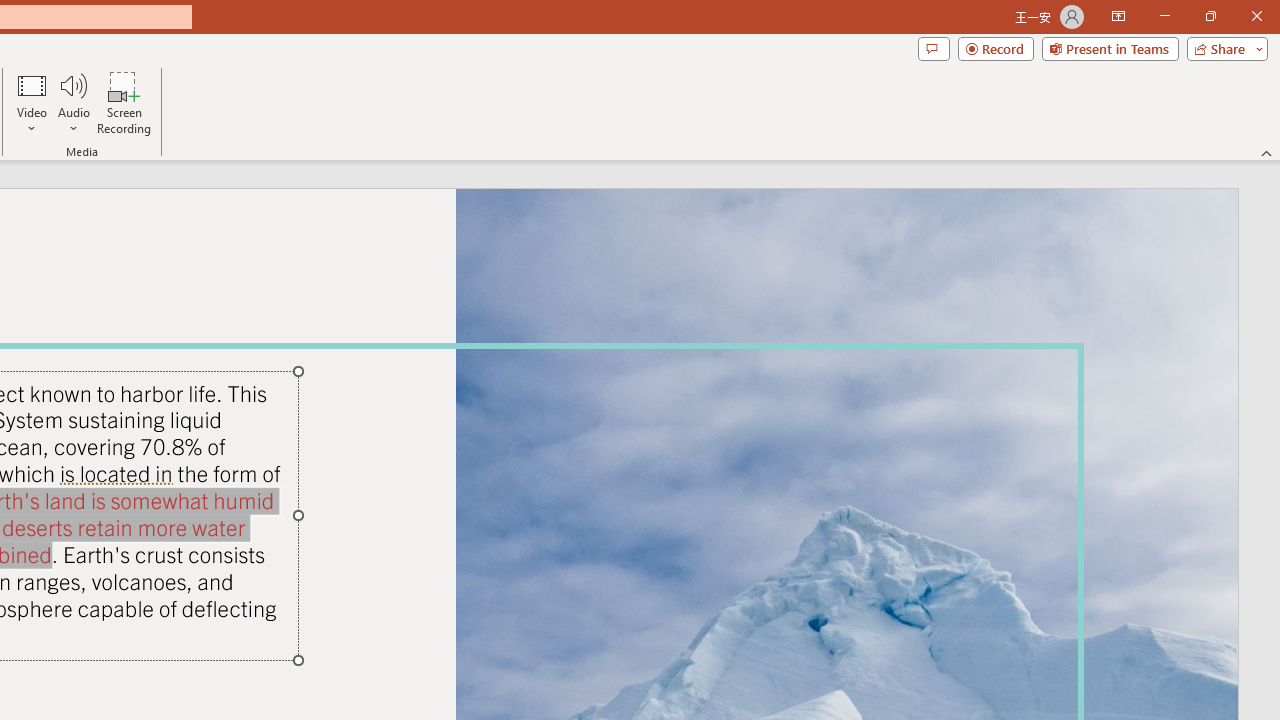 Image resolution: width=1280 pixels, height=720 pixels. I want to click on 'Video', so click(32, 103).